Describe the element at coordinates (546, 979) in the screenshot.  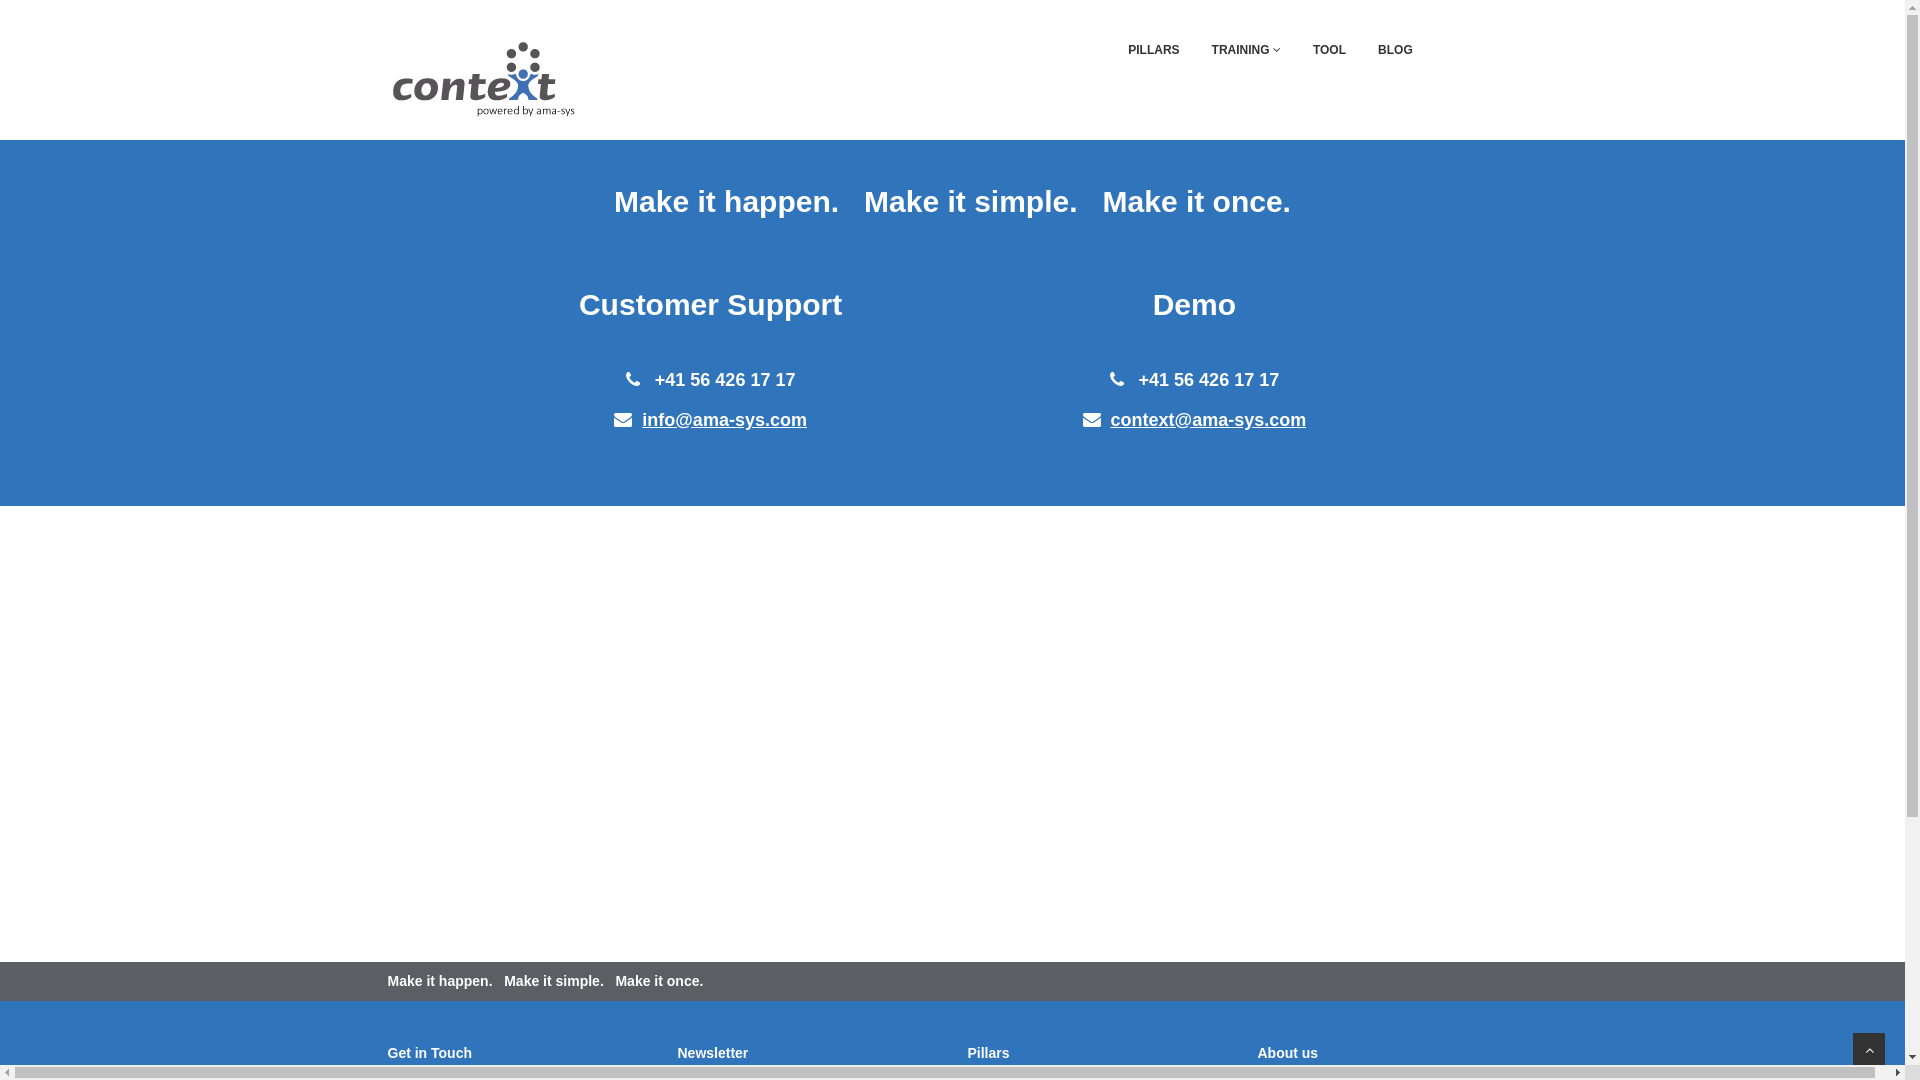
I see `'Make it happen.   Make it simple.   Make it once.'` at that location.